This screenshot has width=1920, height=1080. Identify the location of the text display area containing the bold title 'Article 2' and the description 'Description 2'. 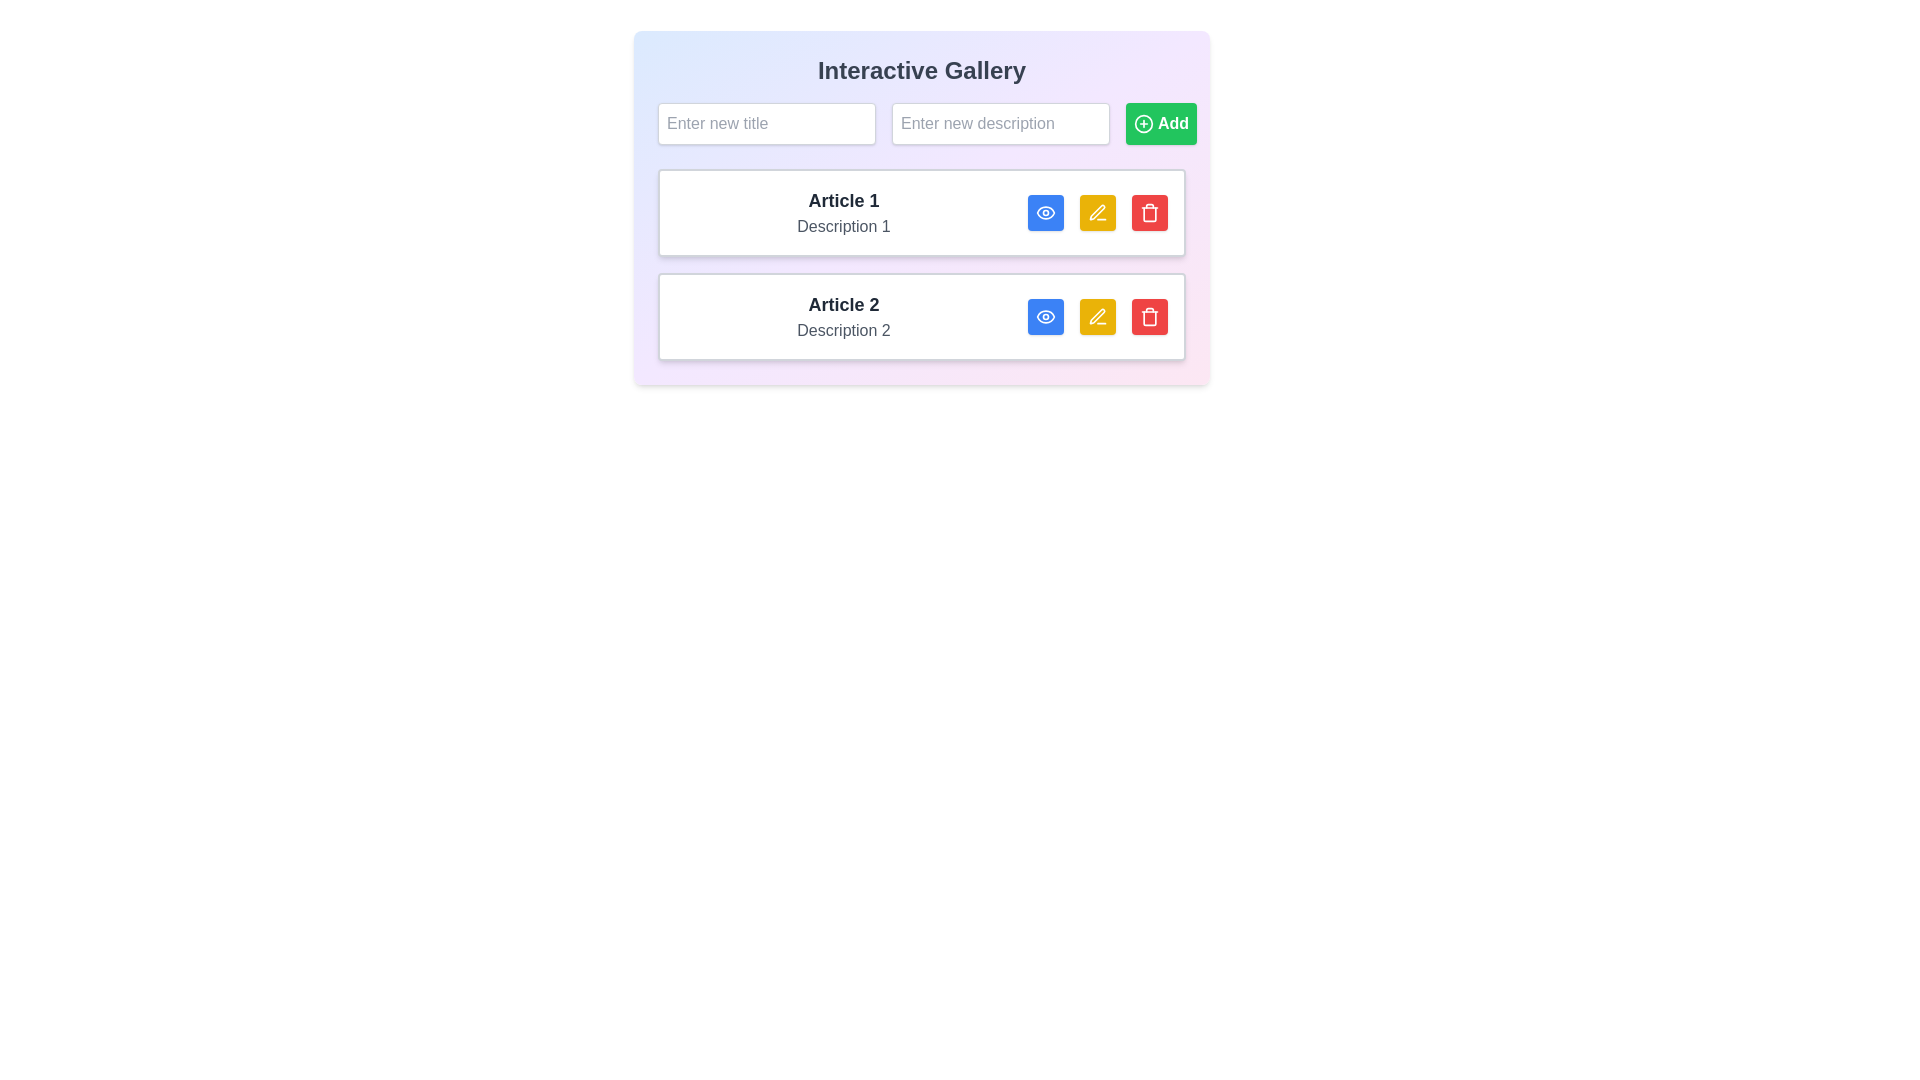
(844, 315).